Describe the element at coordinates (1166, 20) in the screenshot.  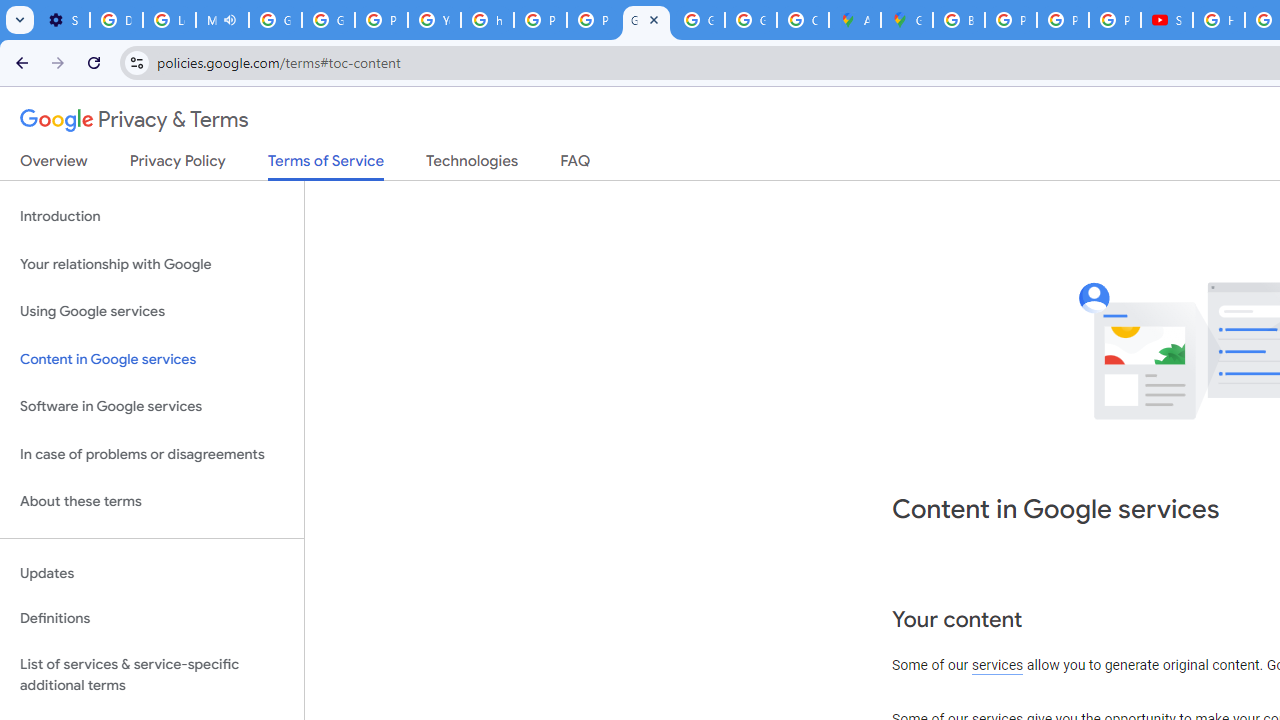
I see `'Subscriptions - YouTube'` at that location.